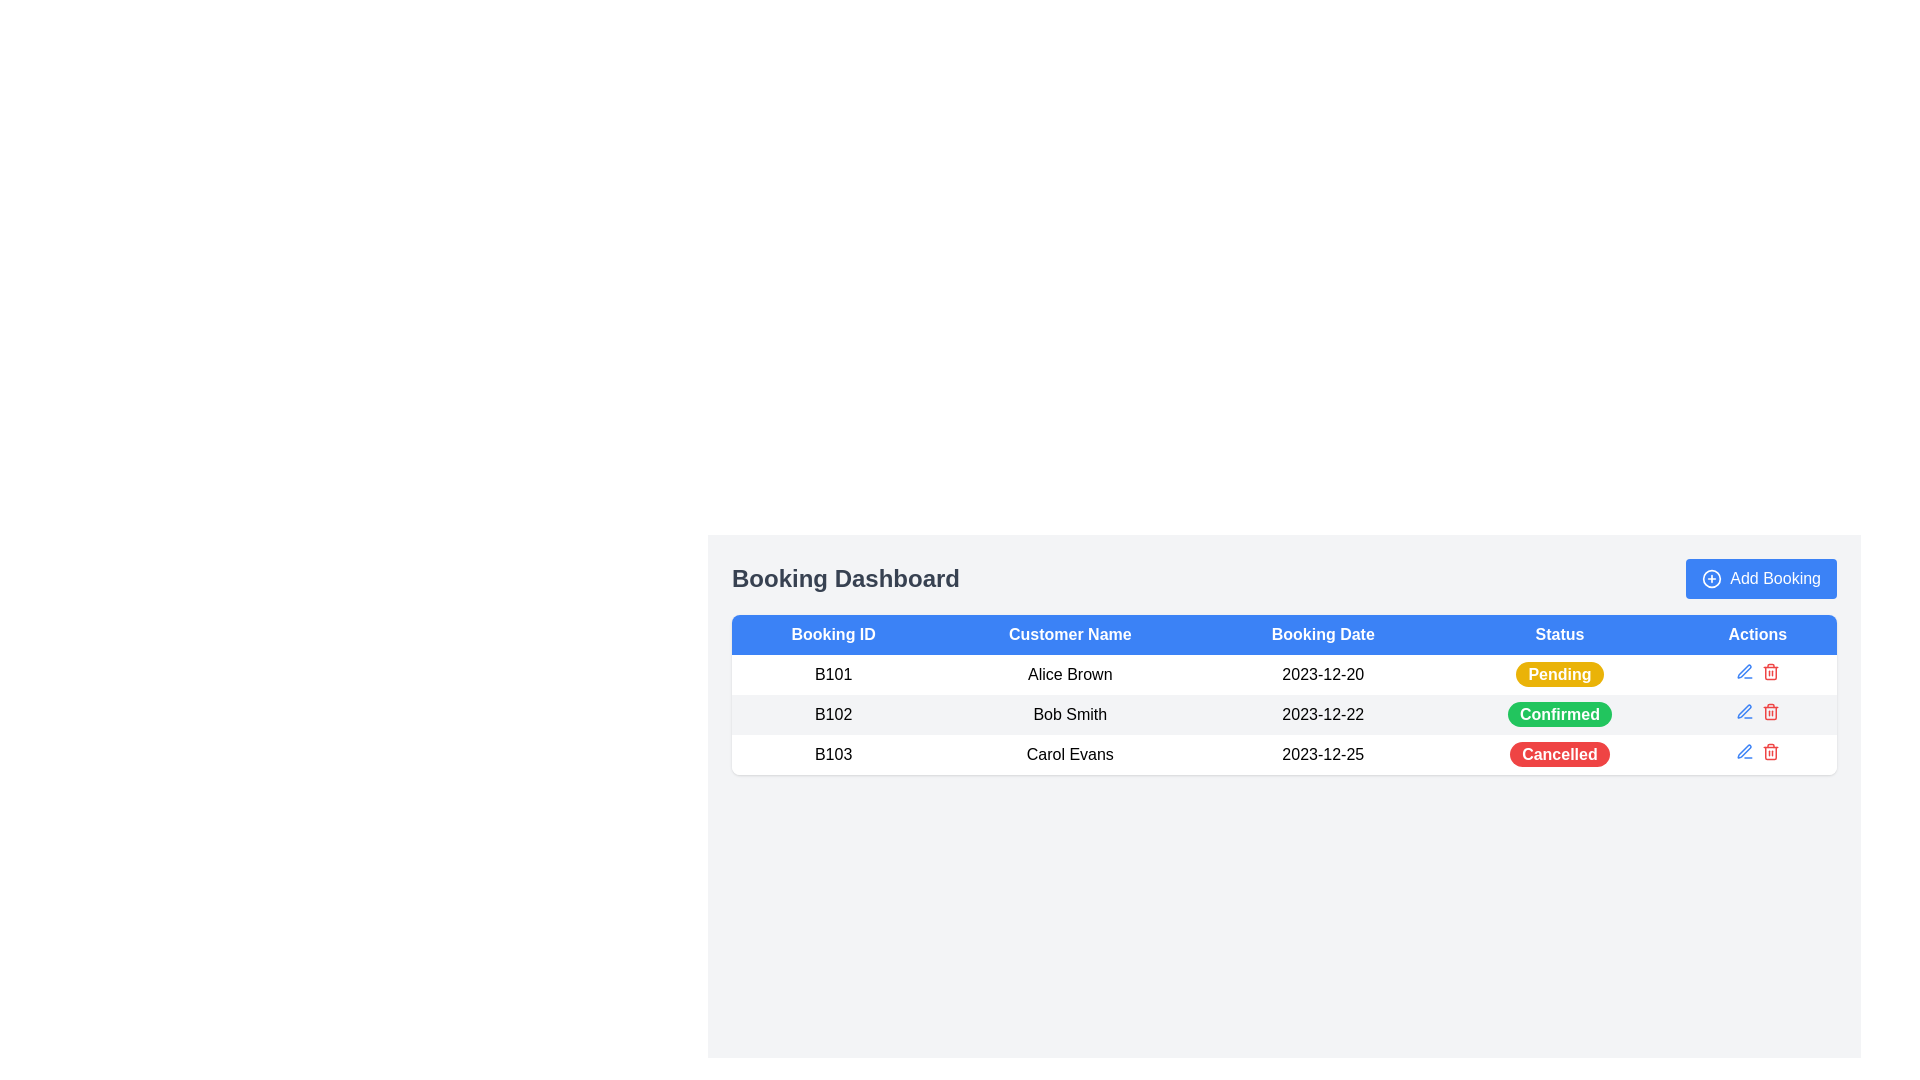  What do you see at coordinates (1711, 578) in the screenshot?
I see `the graphic icon embedded within the 'Add Booking' button, which indicates the action of adding new entries or items` at bounding box center [1711, 578].